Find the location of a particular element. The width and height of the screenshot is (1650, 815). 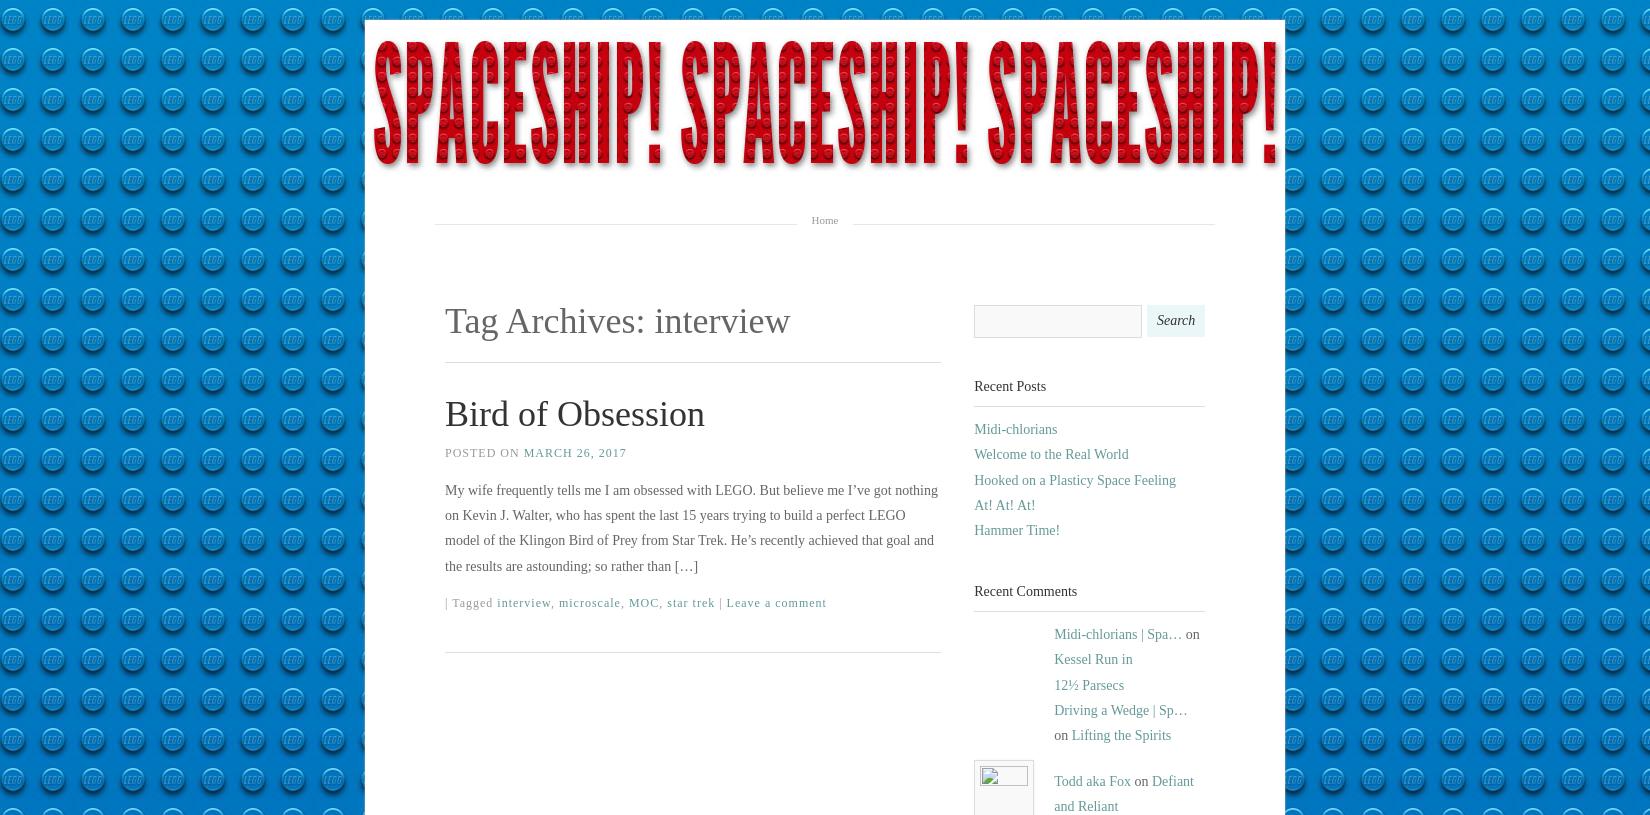

'microscale' is located at coordinates (588, 601).